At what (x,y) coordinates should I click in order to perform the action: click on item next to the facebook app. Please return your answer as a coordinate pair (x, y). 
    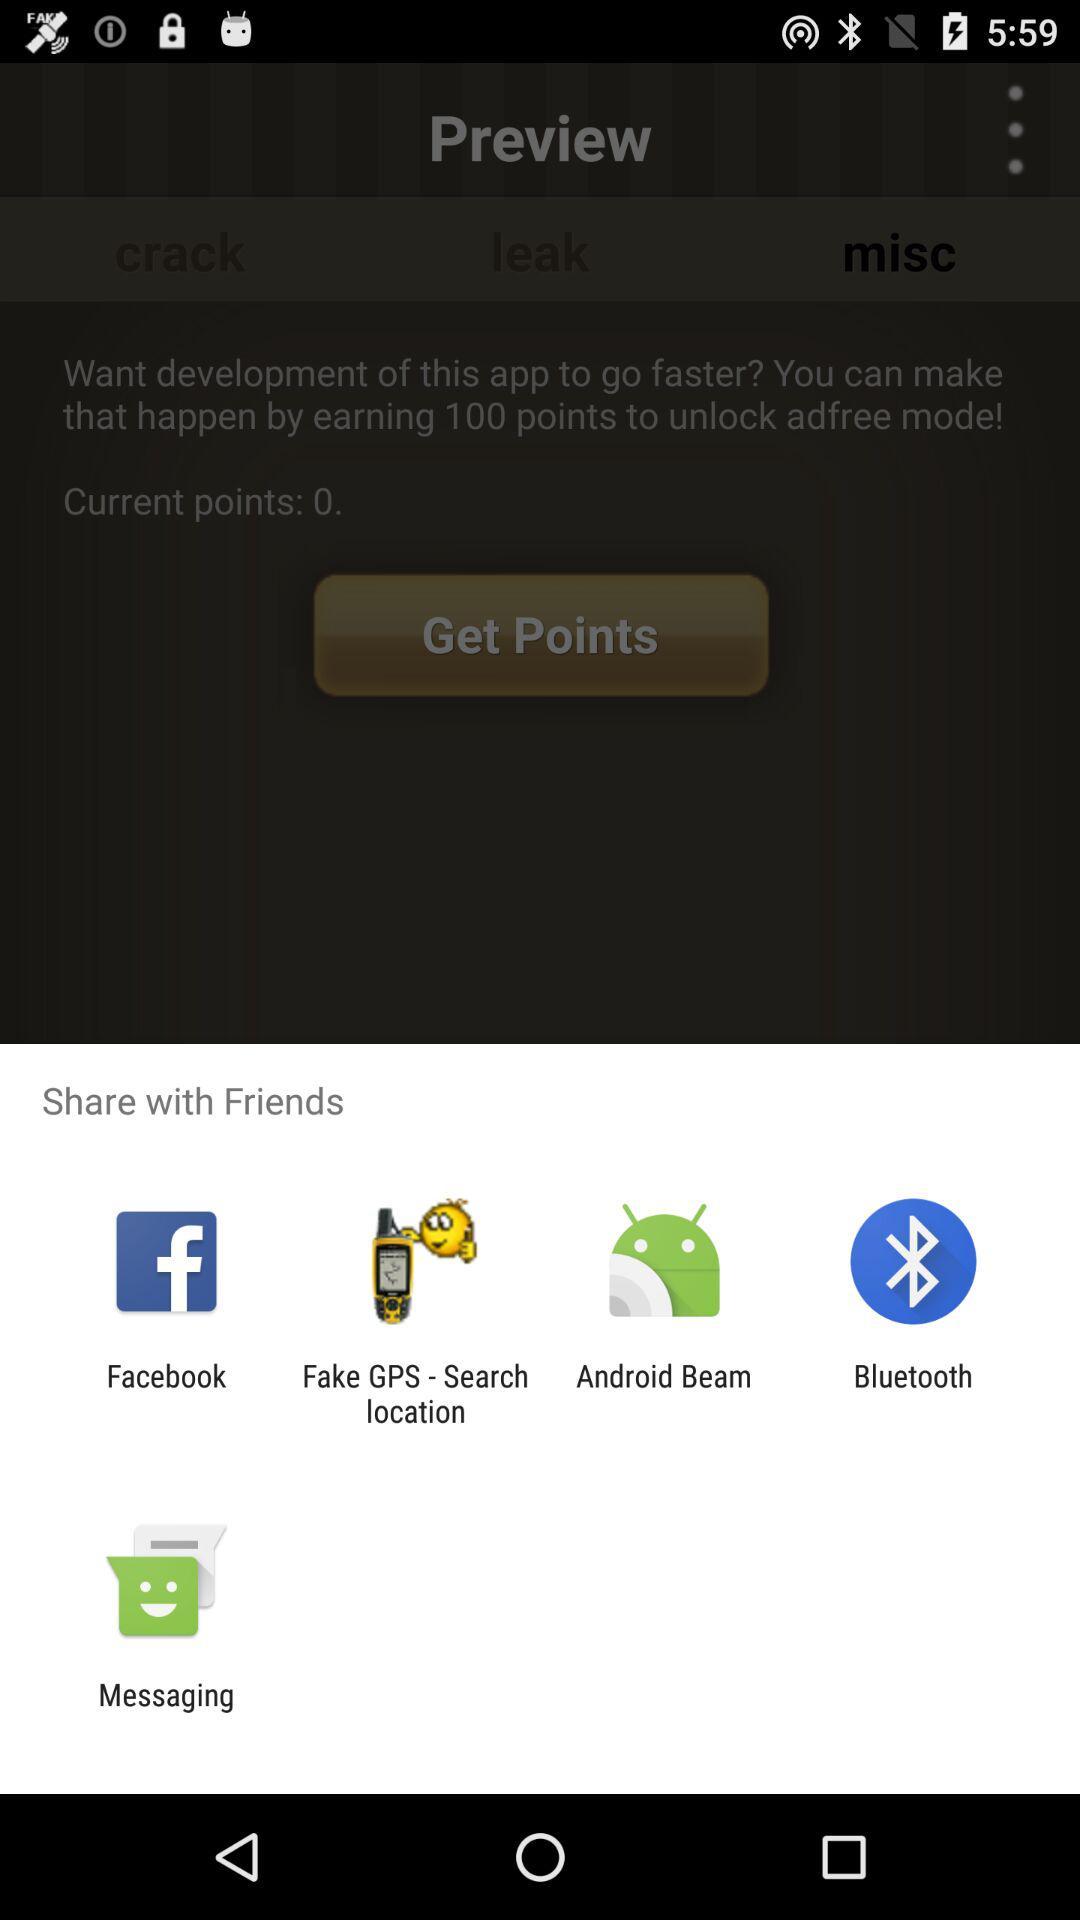
    Looking at the image, I should click on (414, 1392).